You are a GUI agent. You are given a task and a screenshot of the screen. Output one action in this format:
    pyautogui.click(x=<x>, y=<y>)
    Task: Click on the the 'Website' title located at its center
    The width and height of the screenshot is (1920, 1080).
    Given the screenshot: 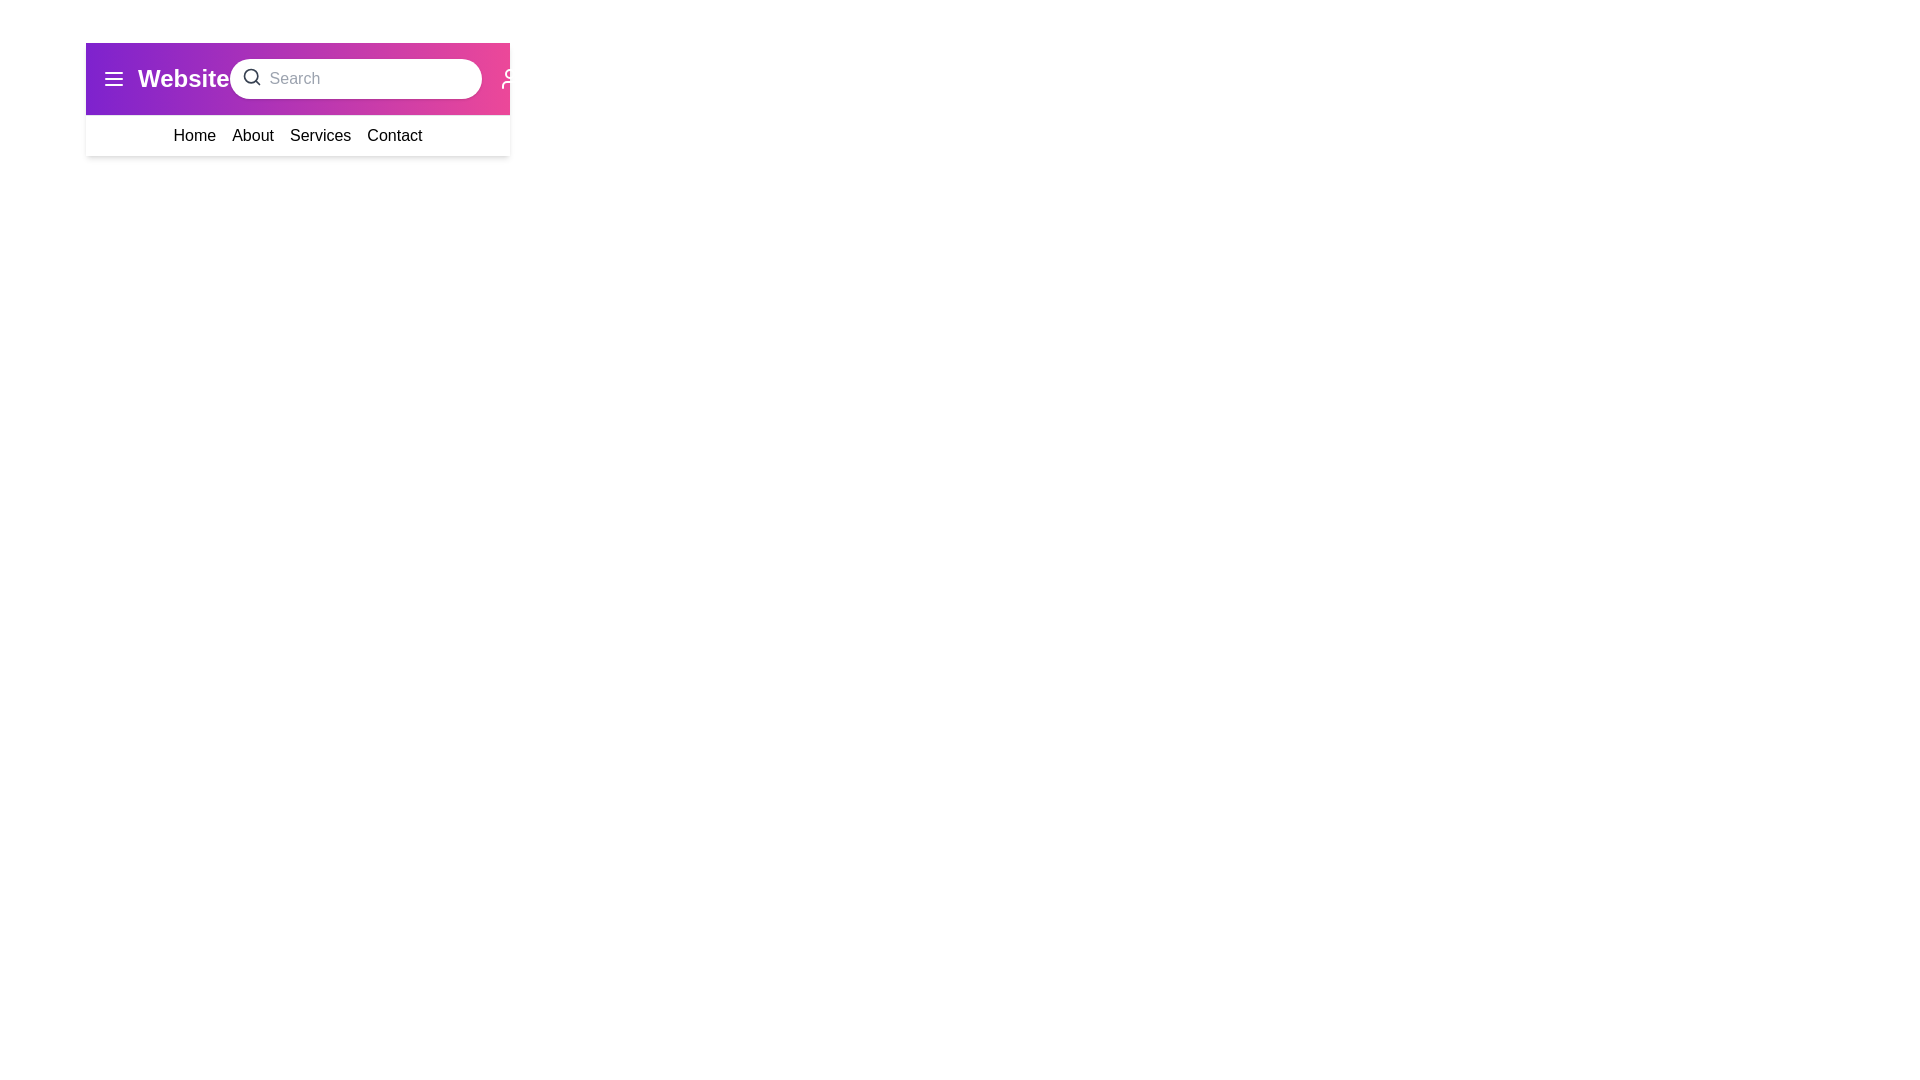 What is the action you would take?
    pyautogui.click(x=183, y=77)
    